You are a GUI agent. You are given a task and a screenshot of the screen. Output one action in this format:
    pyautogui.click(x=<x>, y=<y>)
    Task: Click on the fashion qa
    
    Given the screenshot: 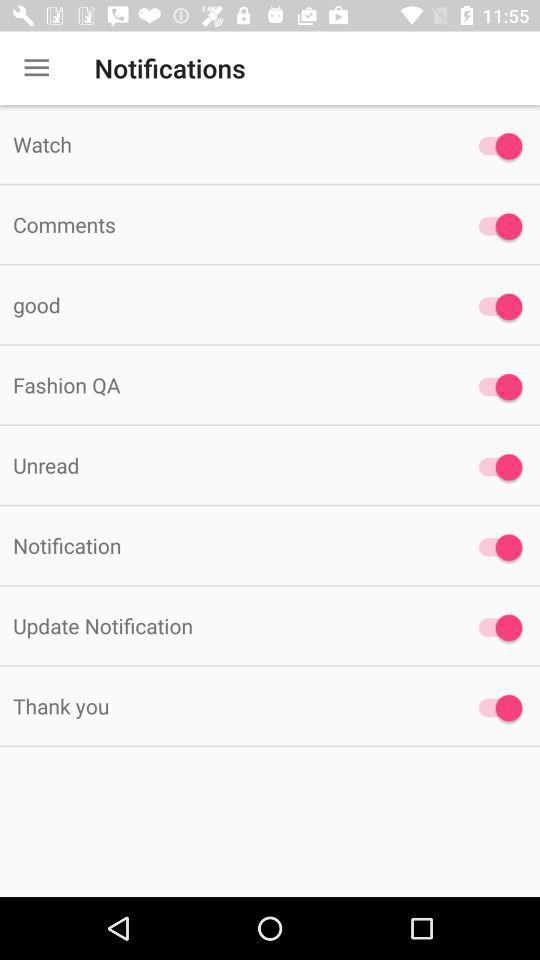 What is the action you would take?
    pyautogui.click(x=494, y=386)
    